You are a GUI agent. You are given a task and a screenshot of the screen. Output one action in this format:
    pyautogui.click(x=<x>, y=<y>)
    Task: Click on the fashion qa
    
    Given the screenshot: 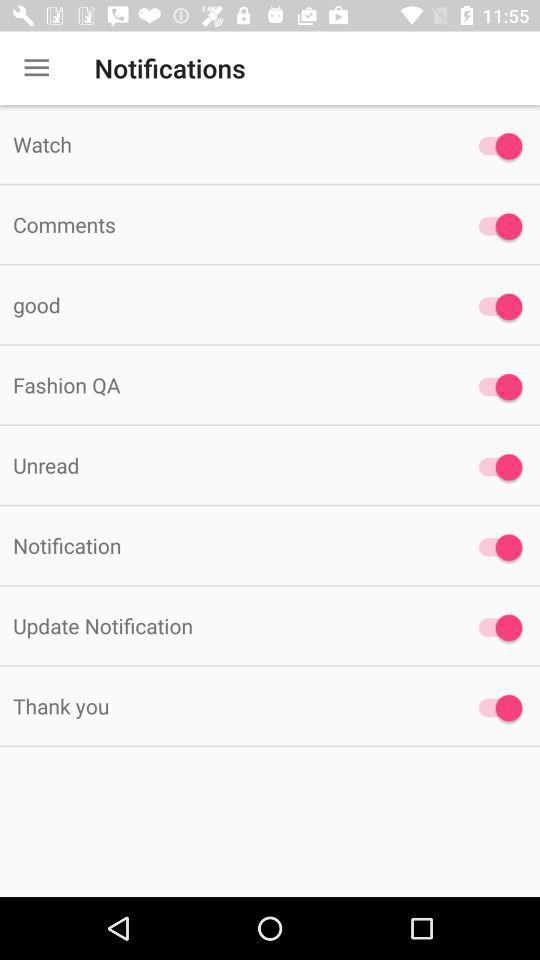 What is the action you would take?
    pyautogui.click(x=494, y=386)
    